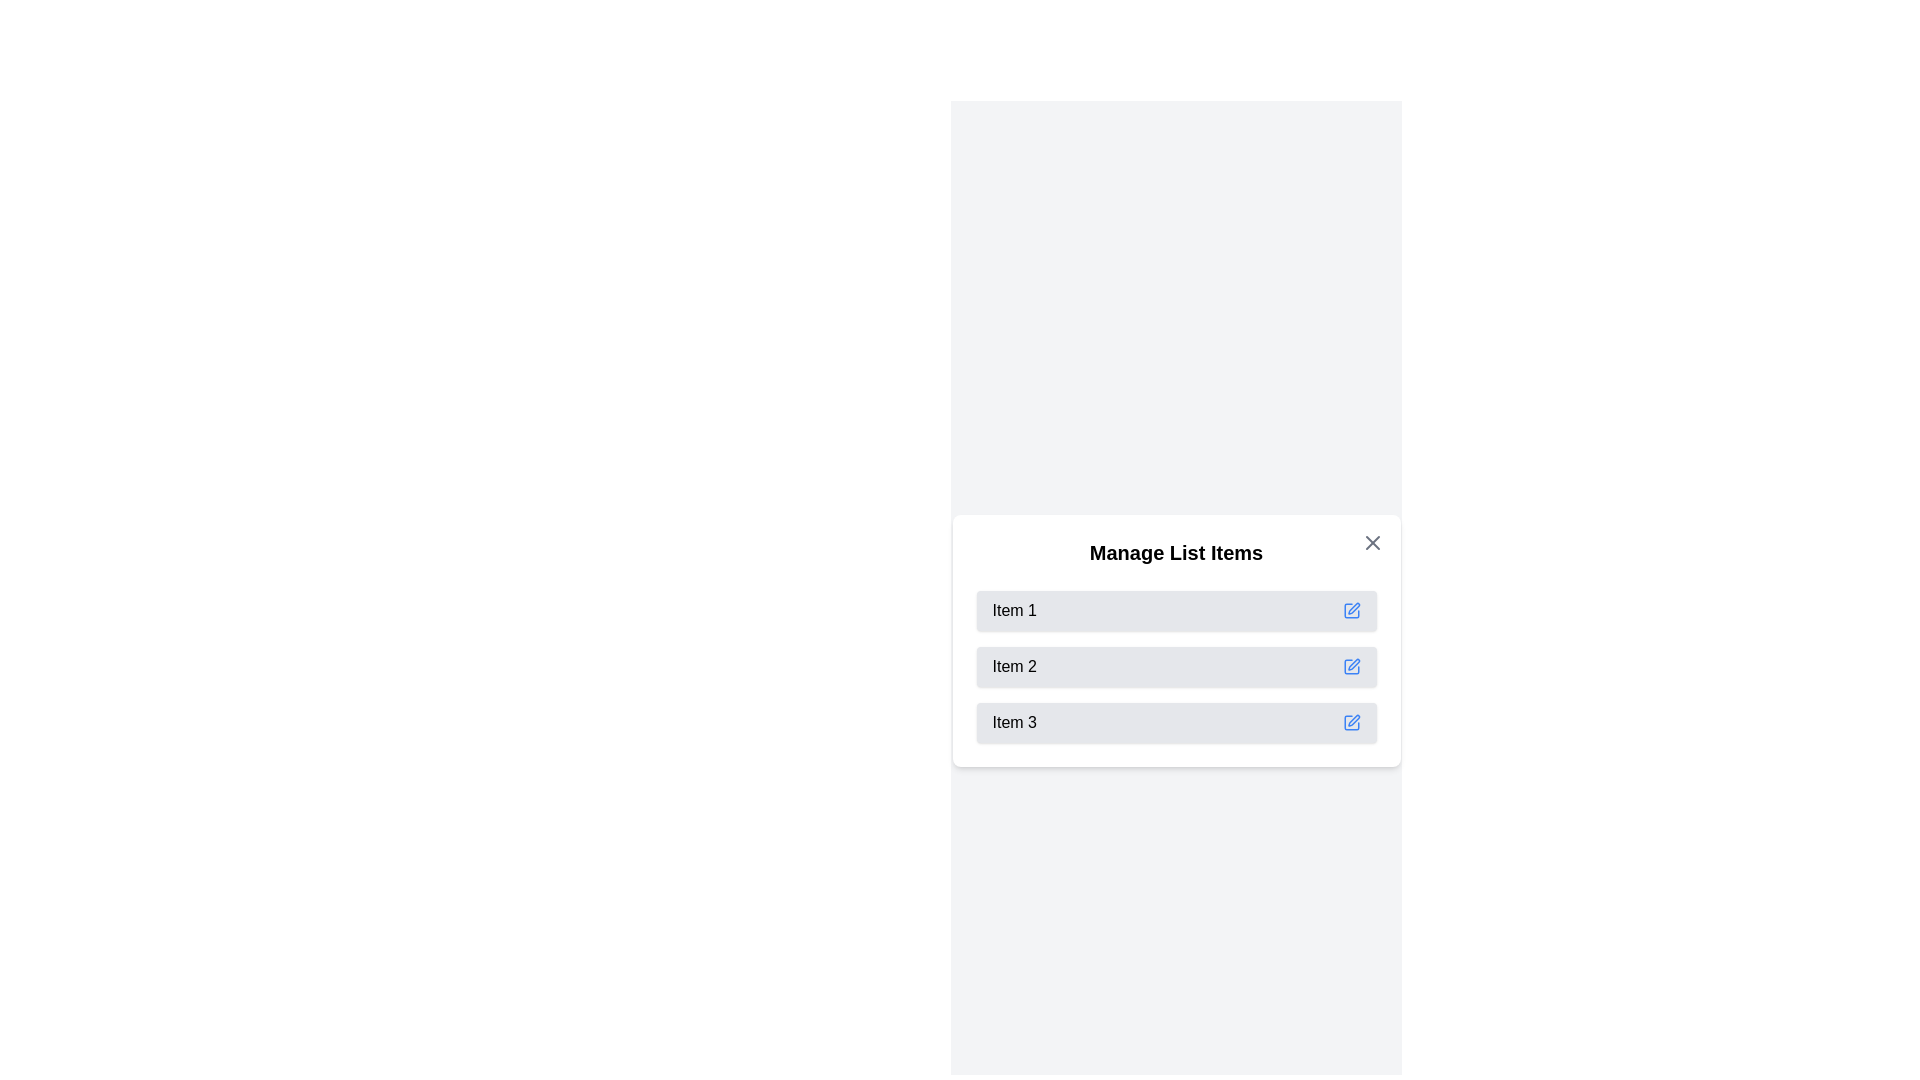 Image resolution: width=1920 pixels, height=1080 pixels. Describe the element at coordinates (1371, 543) in the screenshot. I see `the close button to close the dialog` at that location.